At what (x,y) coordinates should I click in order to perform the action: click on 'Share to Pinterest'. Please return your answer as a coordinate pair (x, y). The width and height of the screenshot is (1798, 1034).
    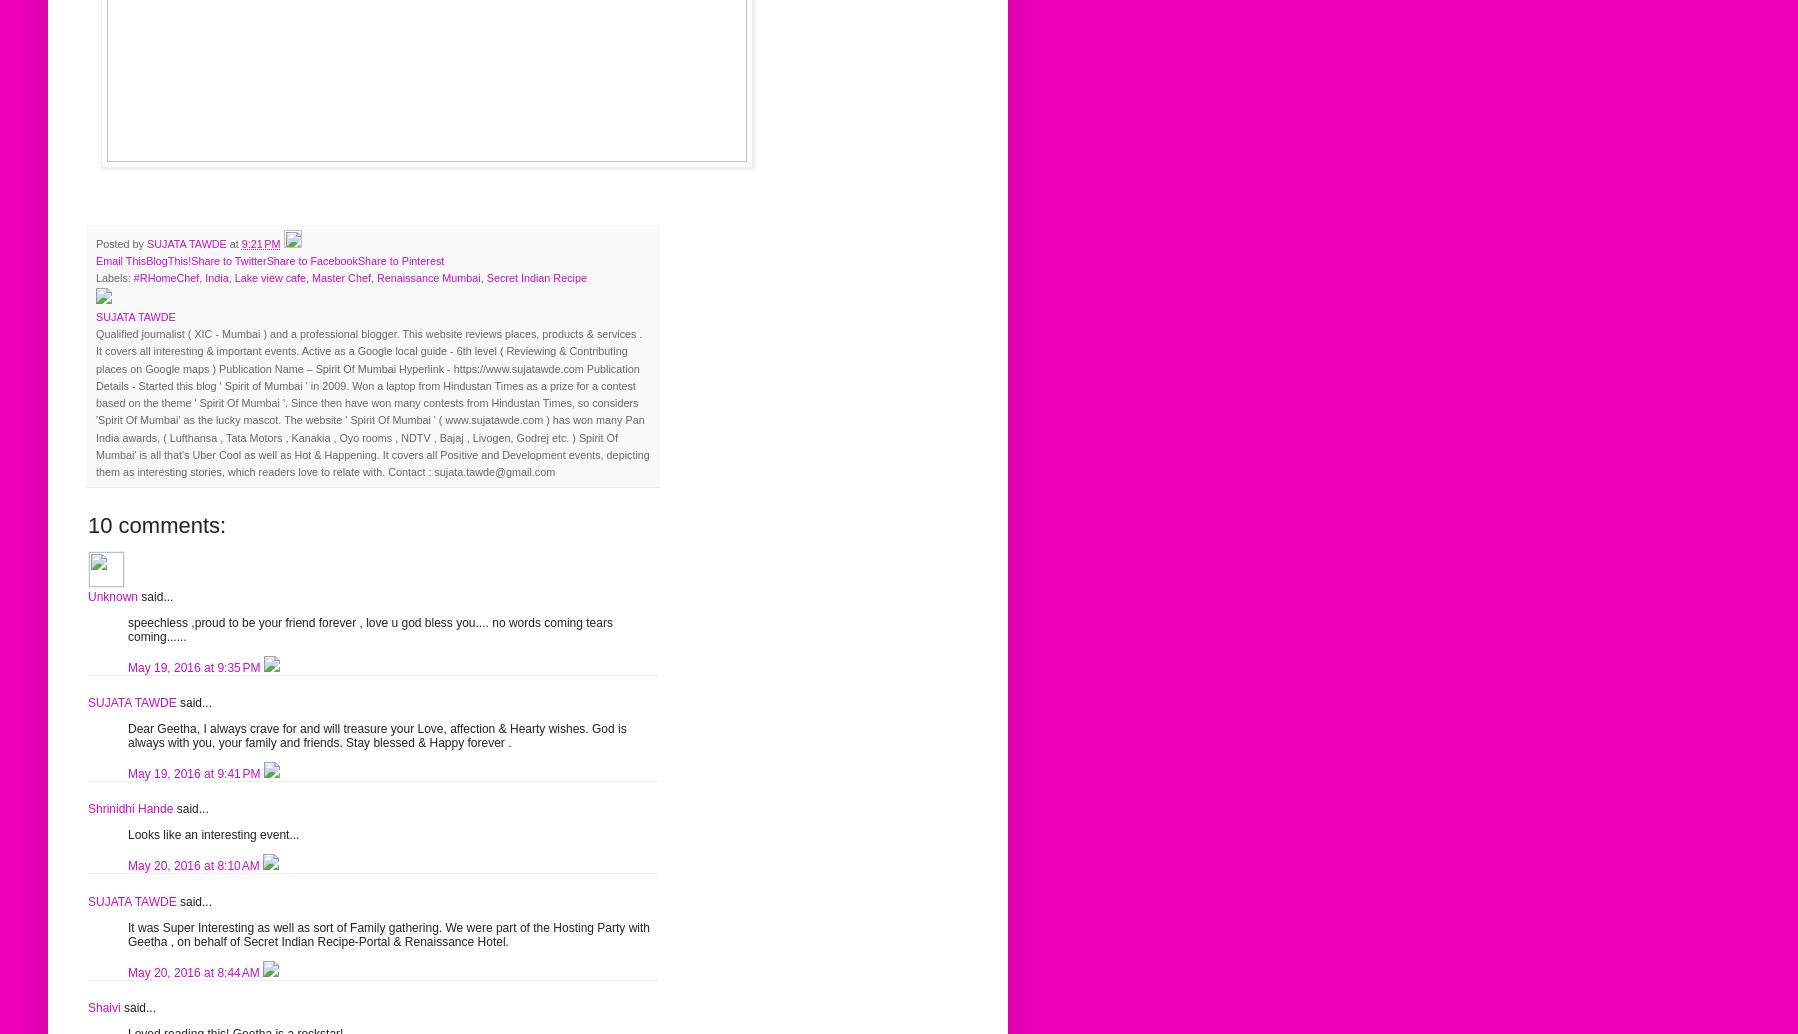
    Looking at the image, I should click on (399, 259).